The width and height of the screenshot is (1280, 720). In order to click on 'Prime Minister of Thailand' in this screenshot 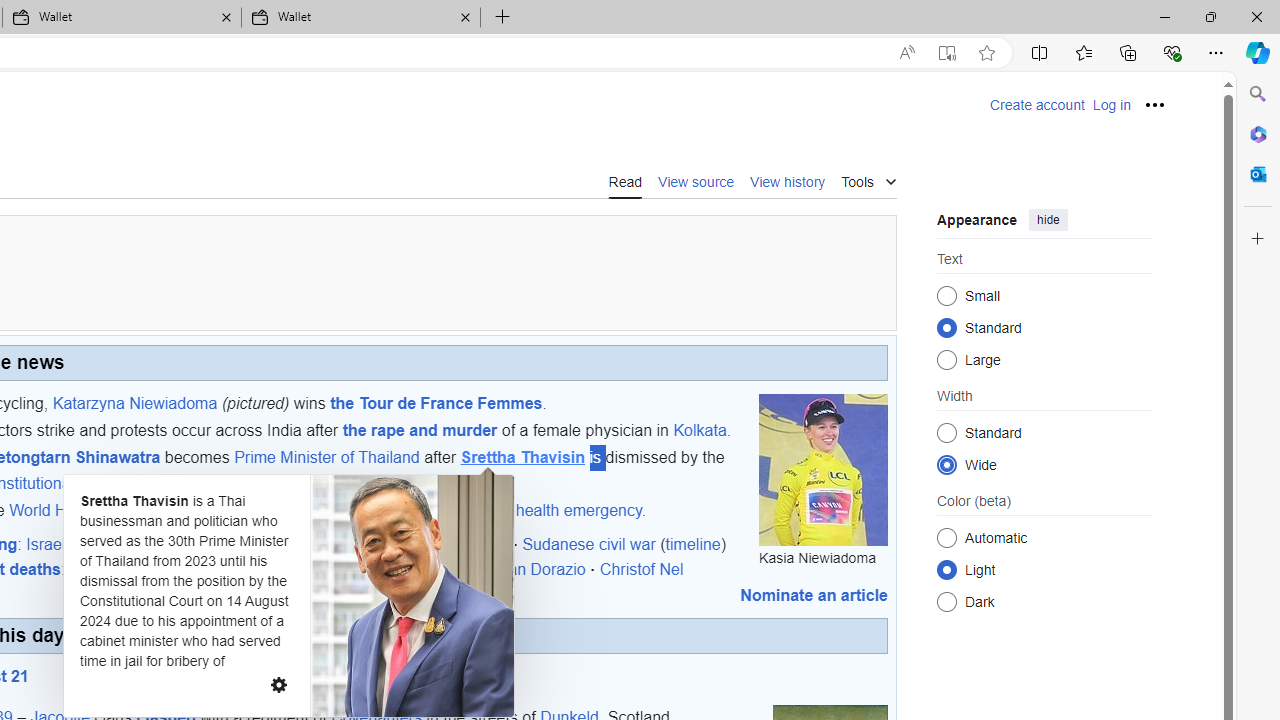, I will do `click(327, 458)`.